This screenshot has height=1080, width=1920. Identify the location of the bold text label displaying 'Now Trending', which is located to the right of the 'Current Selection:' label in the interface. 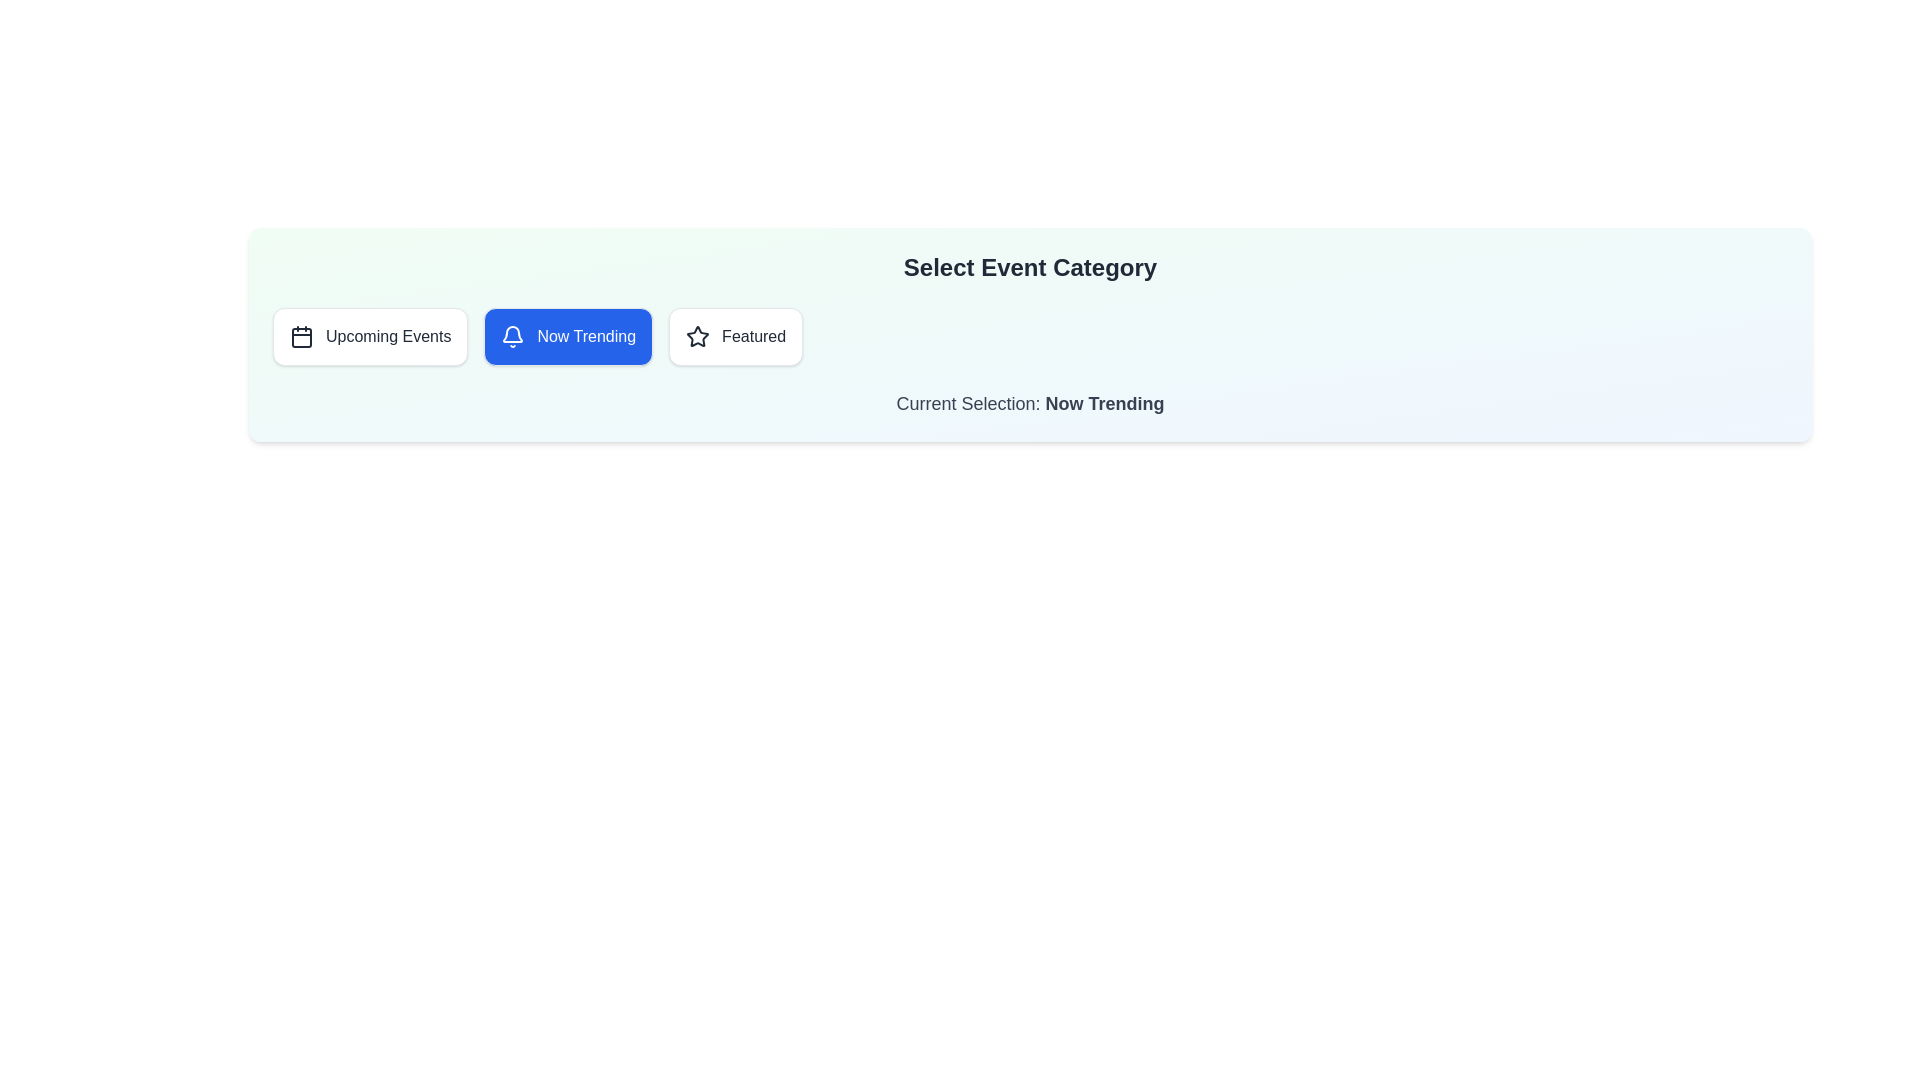
(1103, 404).